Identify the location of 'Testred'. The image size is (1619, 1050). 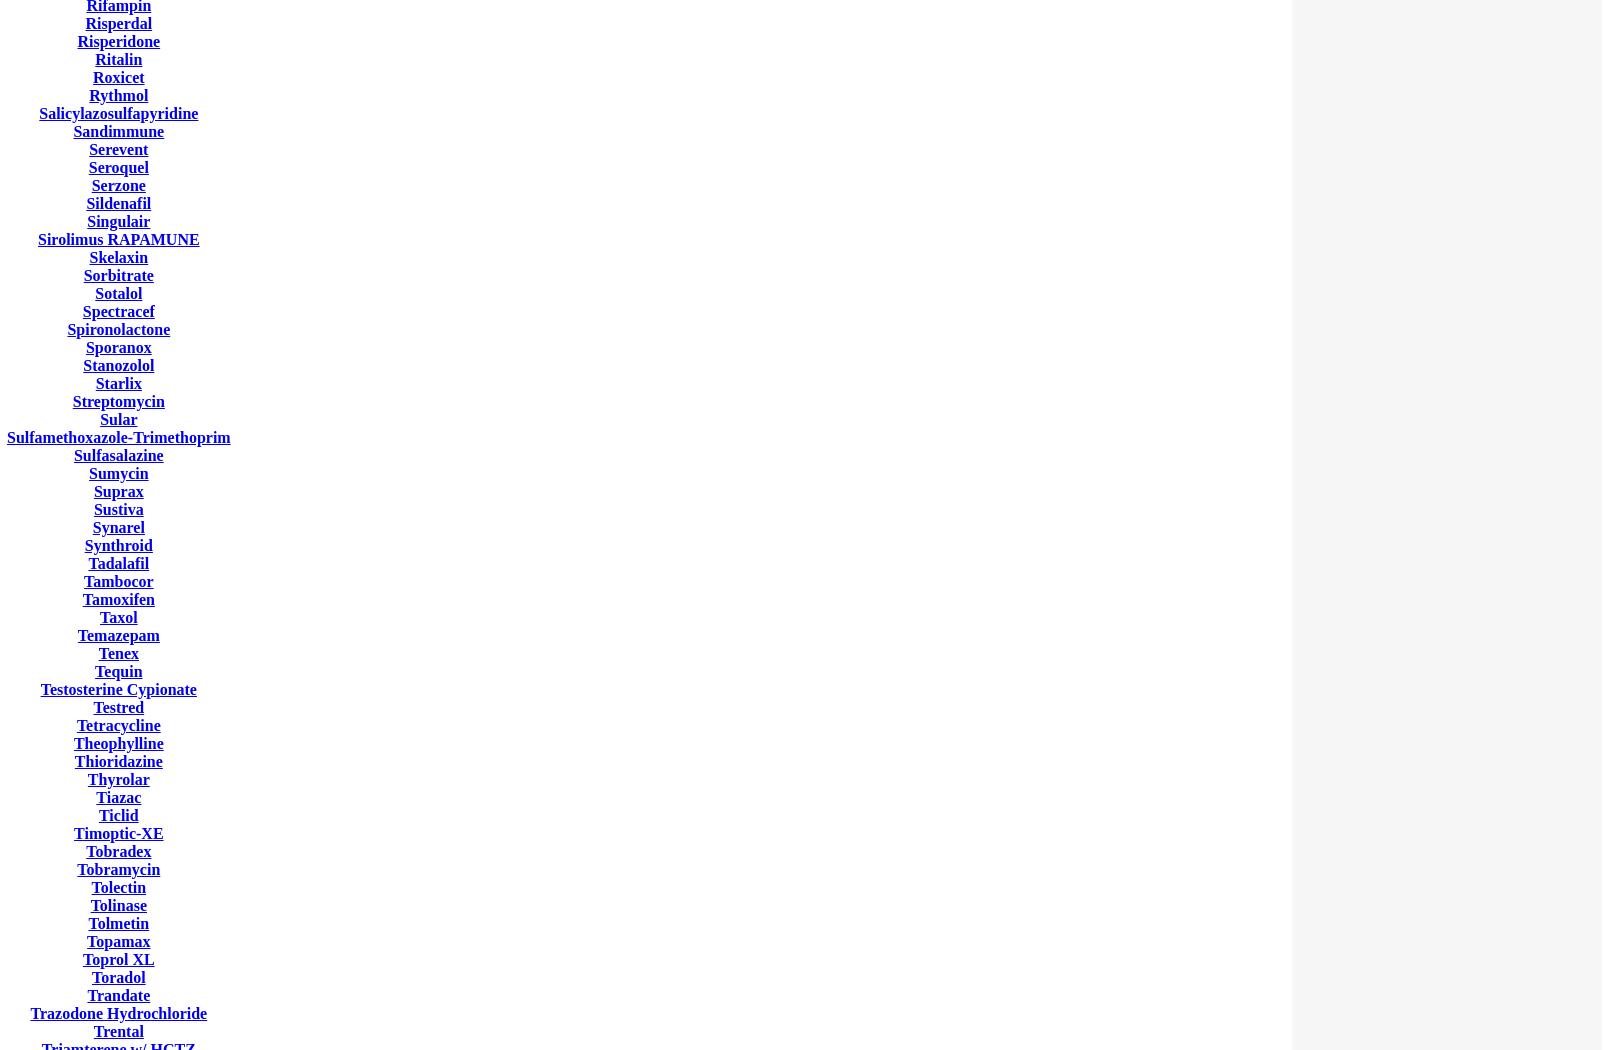
(118, 707).